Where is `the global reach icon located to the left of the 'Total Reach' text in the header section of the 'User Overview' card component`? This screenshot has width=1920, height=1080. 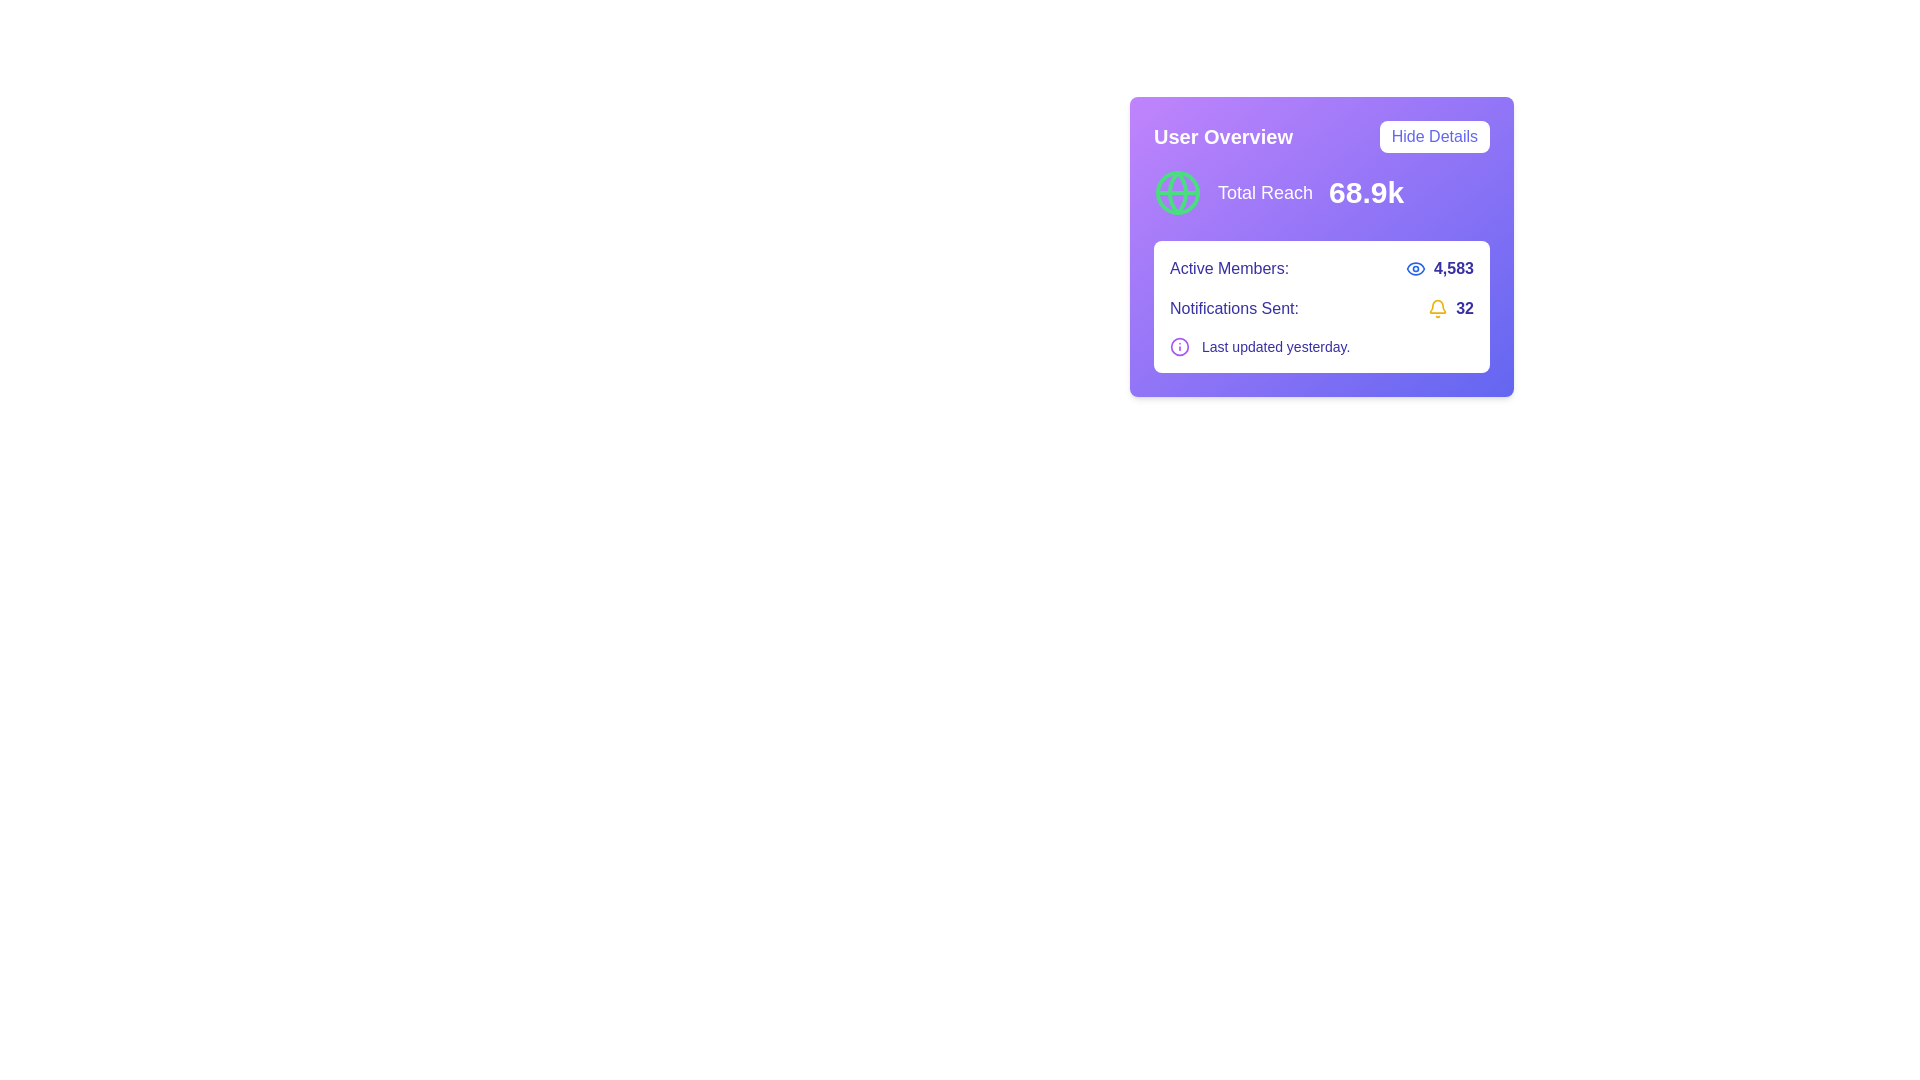 the global reach icon located to the left of the 'Total Reach' text in the header section of the 'User Overview' card component is located at coordinates (1177, 192).